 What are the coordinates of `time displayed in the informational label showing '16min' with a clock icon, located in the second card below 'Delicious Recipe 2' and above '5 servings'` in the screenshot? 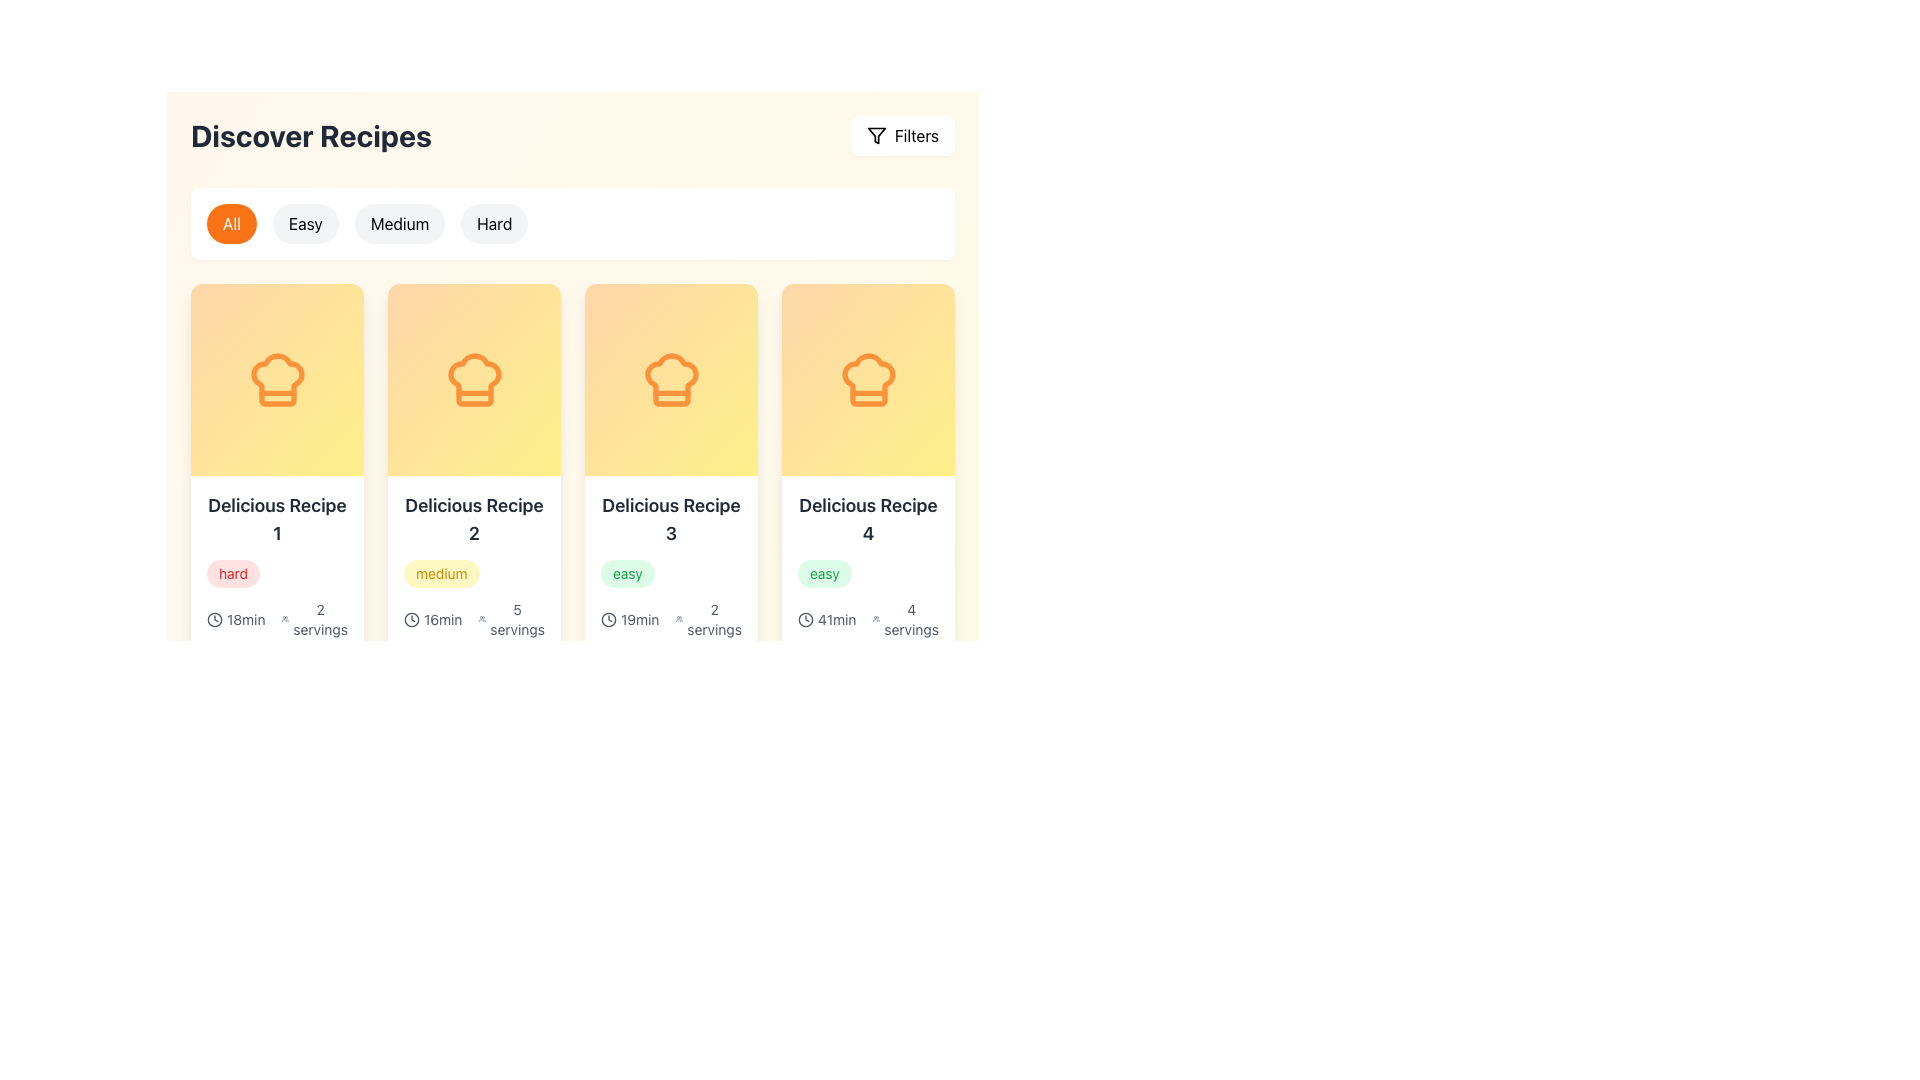 It's located at (436, 619).